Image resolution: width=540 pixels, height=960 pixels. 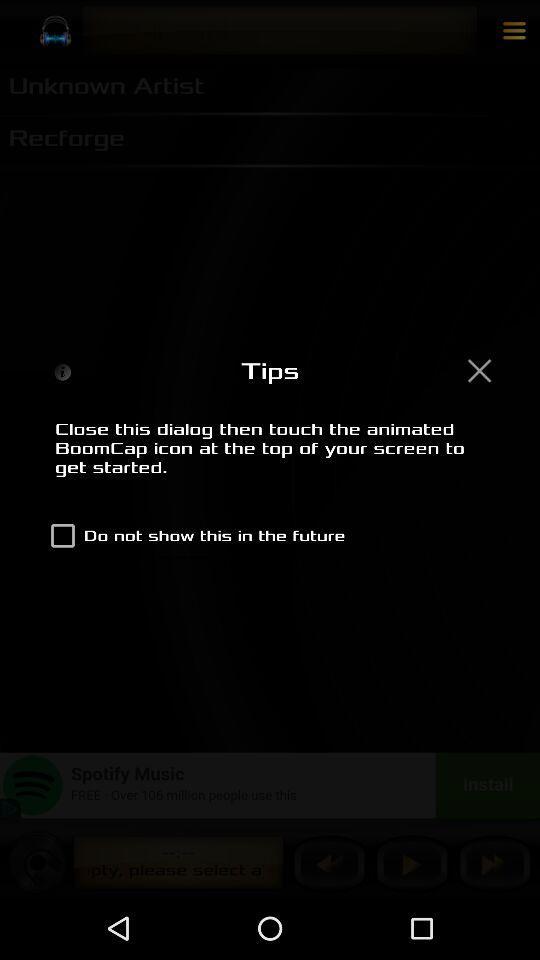 I want to click on the dialog, so click(x=478, y=369).